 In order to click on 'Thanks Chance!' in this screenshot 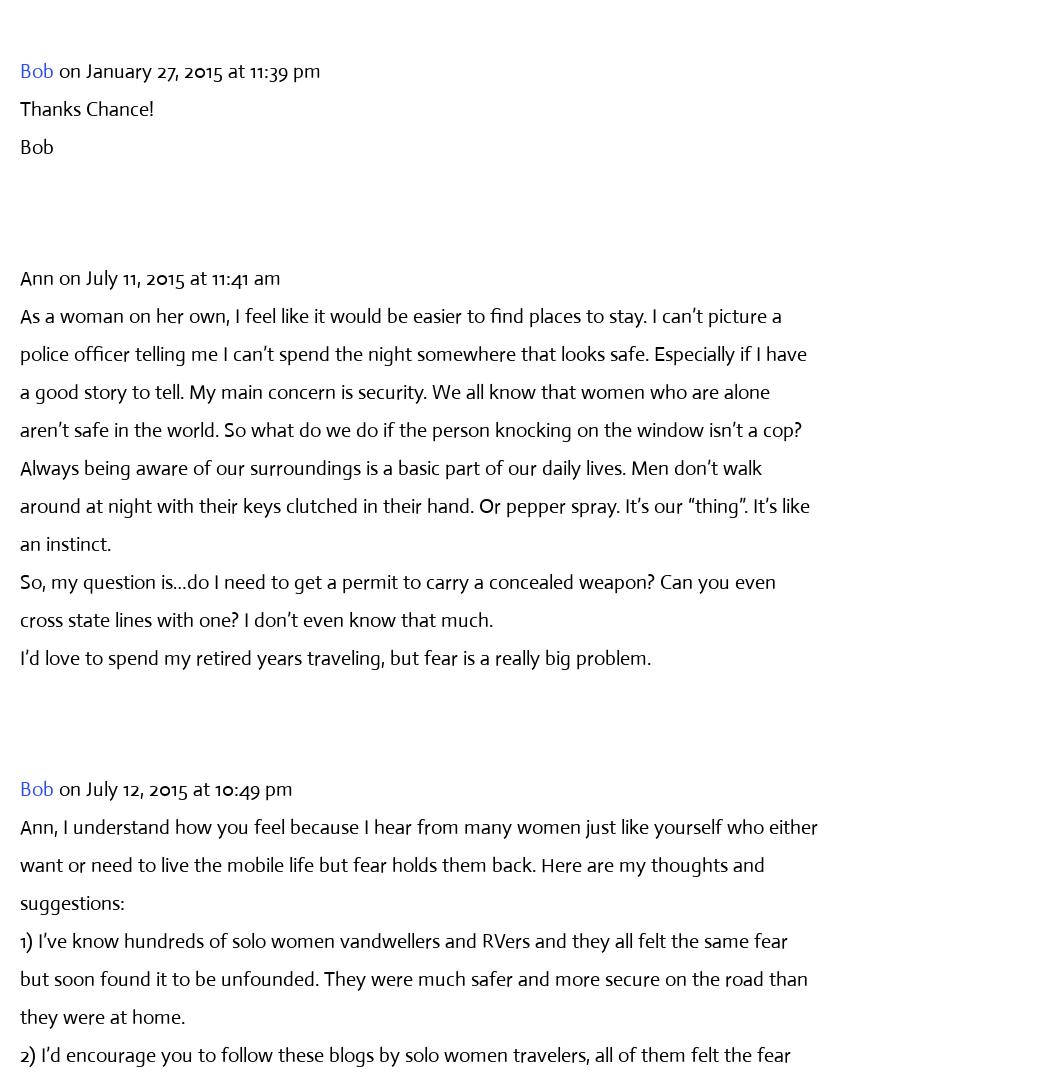, I will do `click(87, 107)`.